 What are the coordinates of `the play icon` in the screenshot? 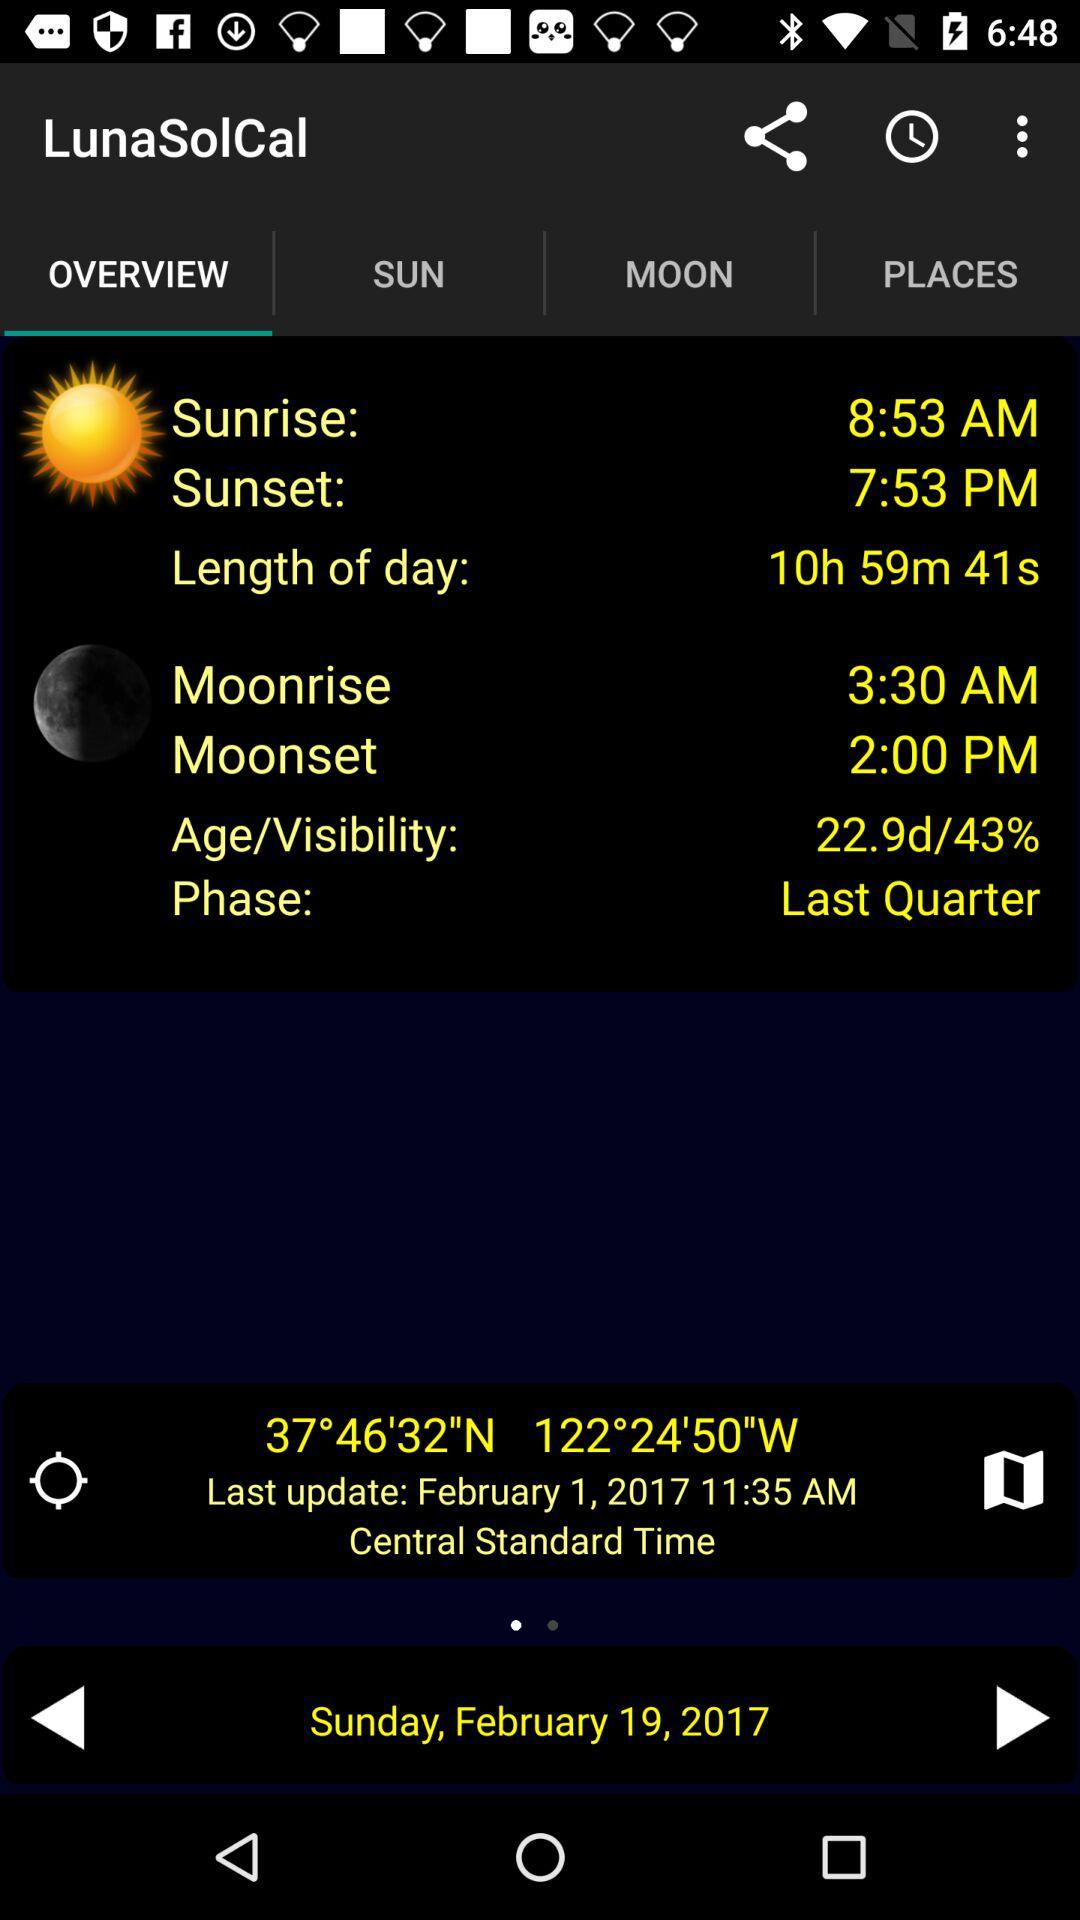 It's located at (1022, 1716).